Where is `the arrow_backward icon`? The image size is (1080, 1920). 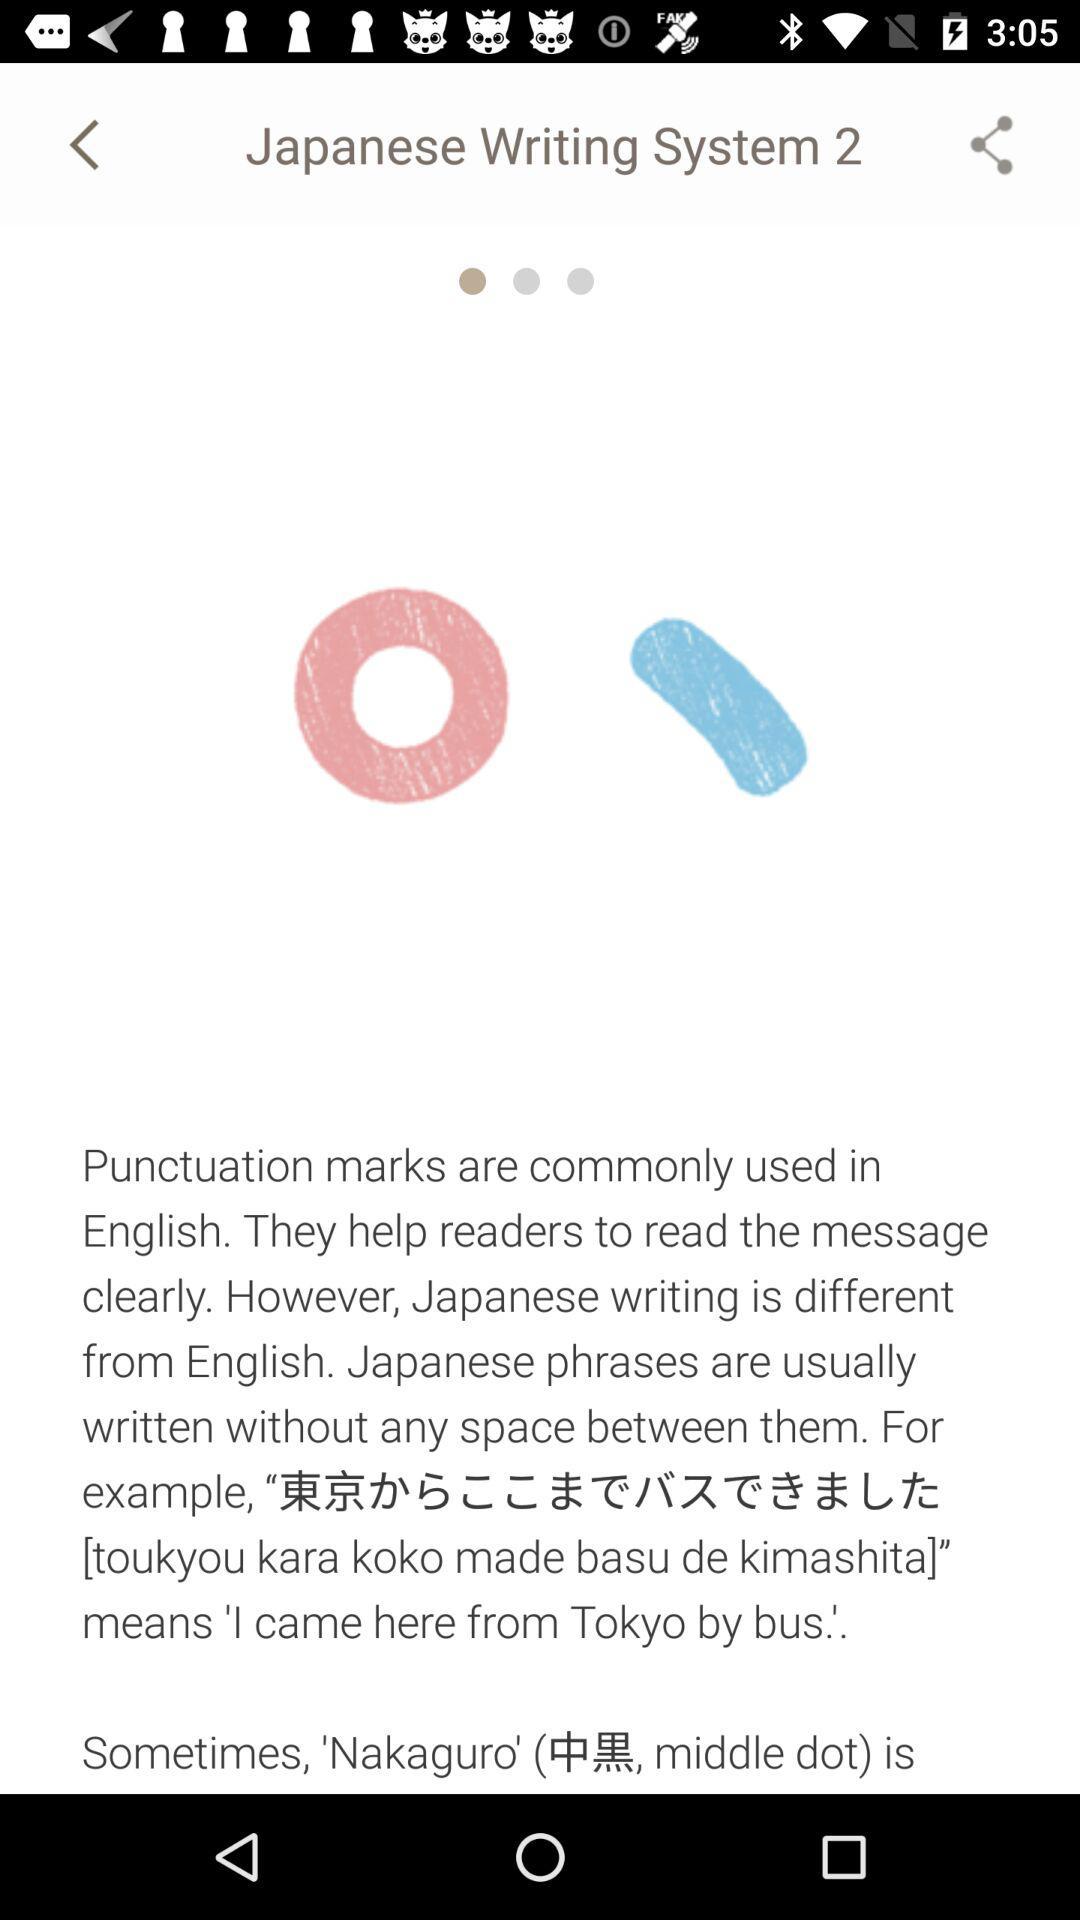 the arrow_backward icon is located at coordinates (87, 143).